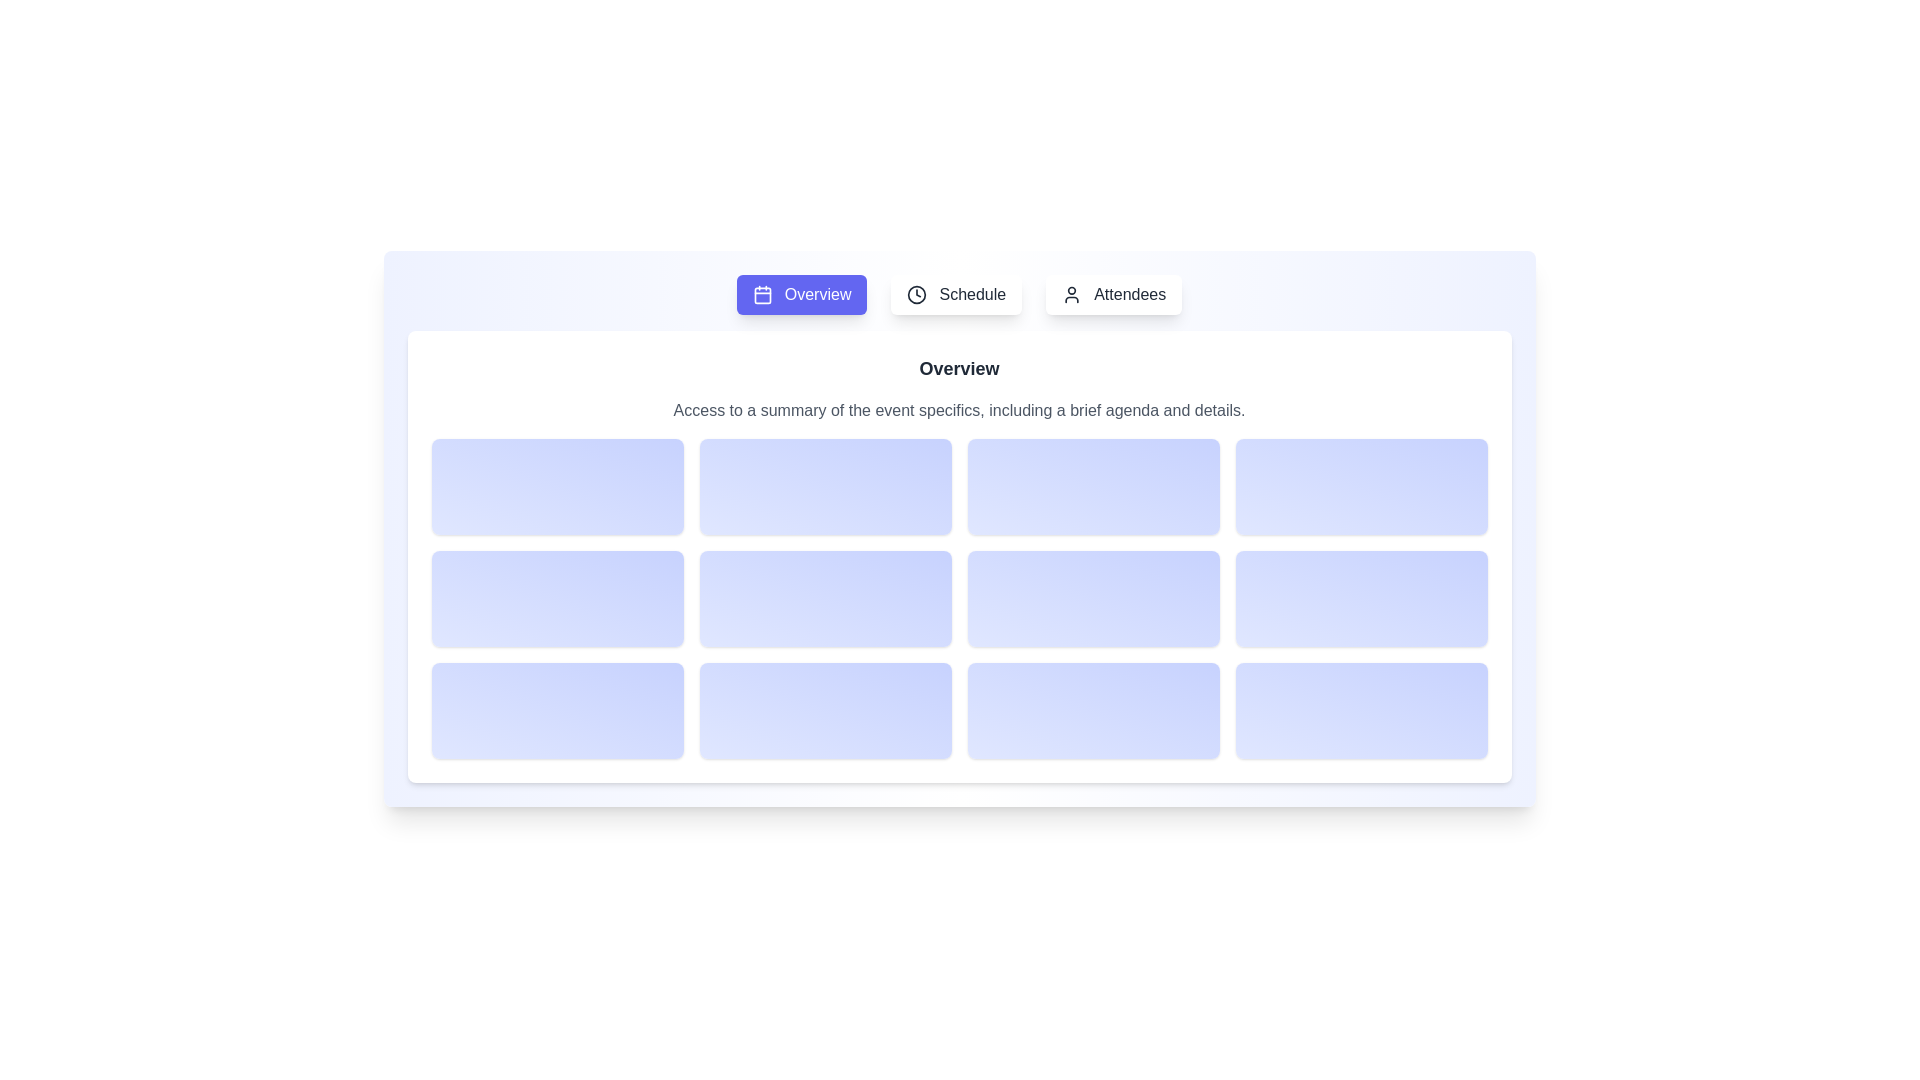  What do you see at coordinates (1112, 294) in the screenshot?
I see `the Attendees button to observe the visual effect` at bounding box center [1112, 294].